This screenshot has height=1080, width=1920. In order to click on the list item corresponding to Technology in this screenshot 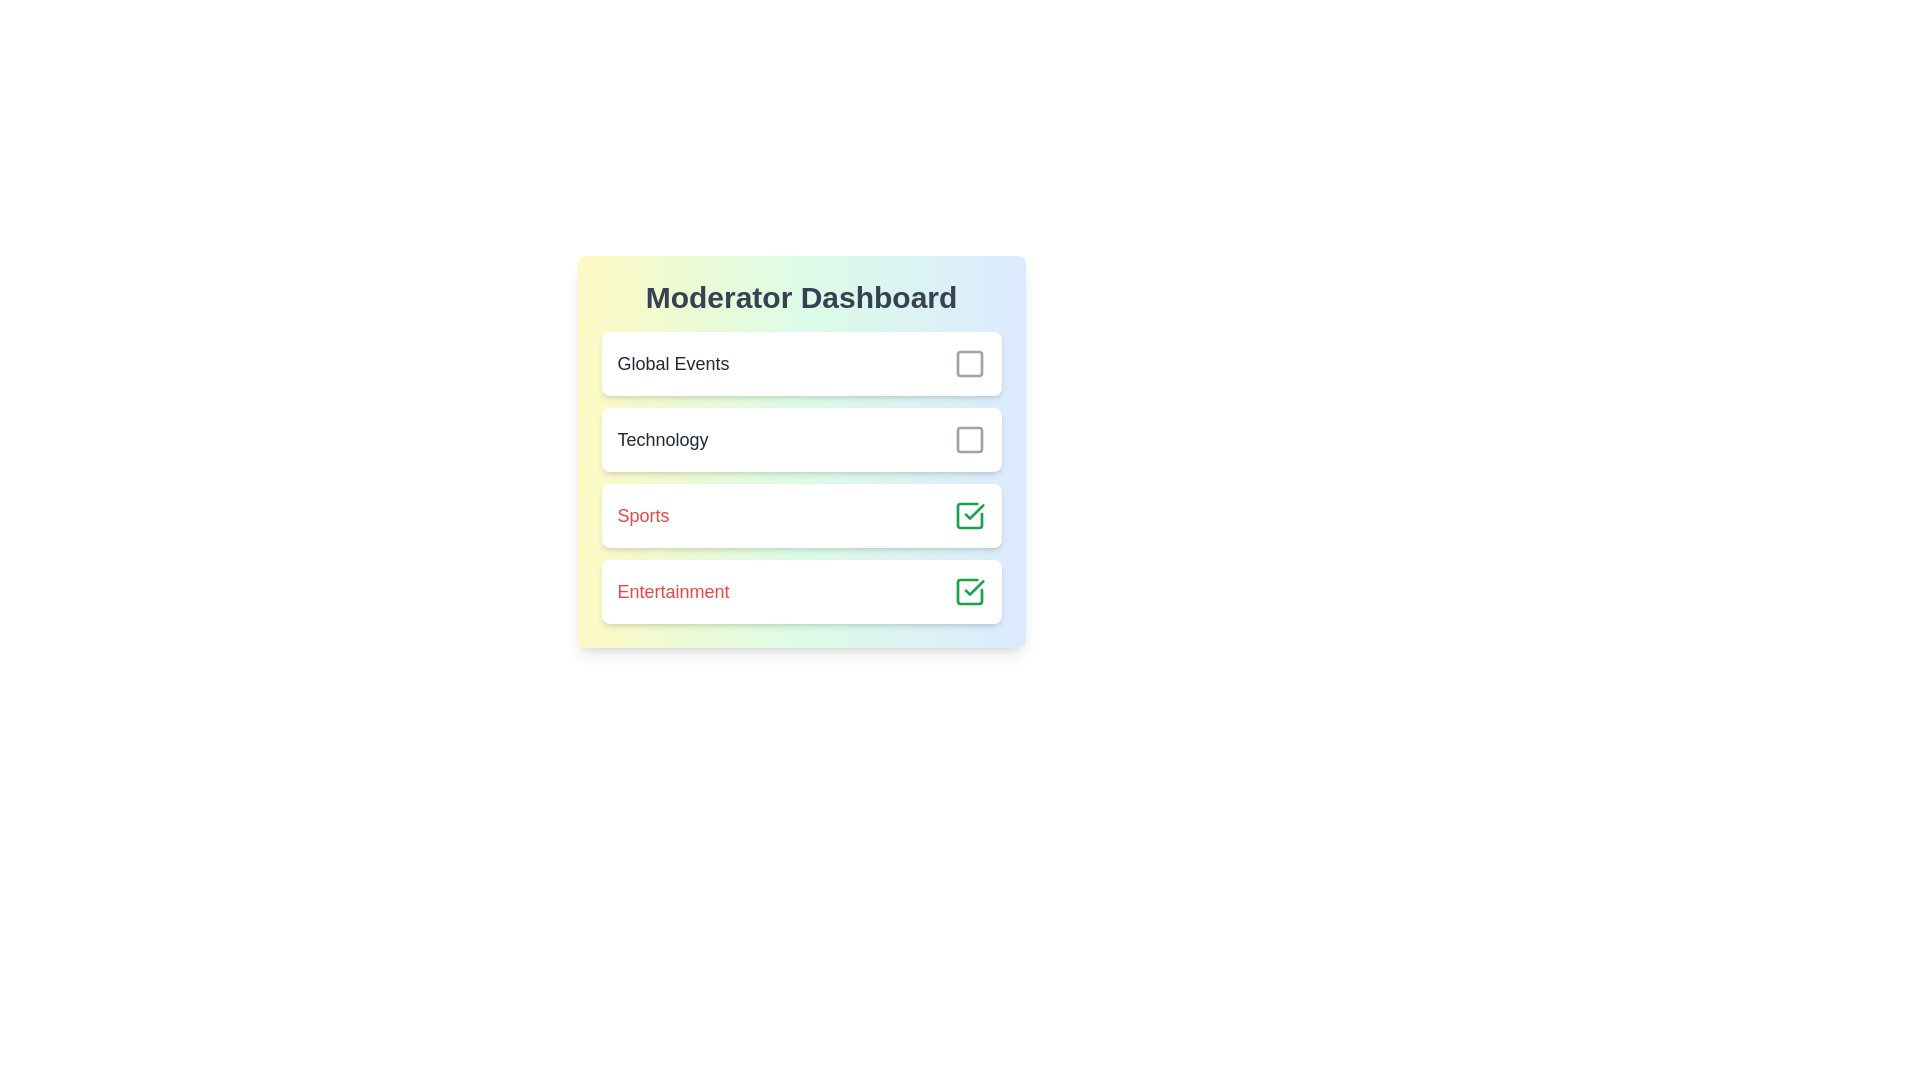, I will do `click(801, 438)`.